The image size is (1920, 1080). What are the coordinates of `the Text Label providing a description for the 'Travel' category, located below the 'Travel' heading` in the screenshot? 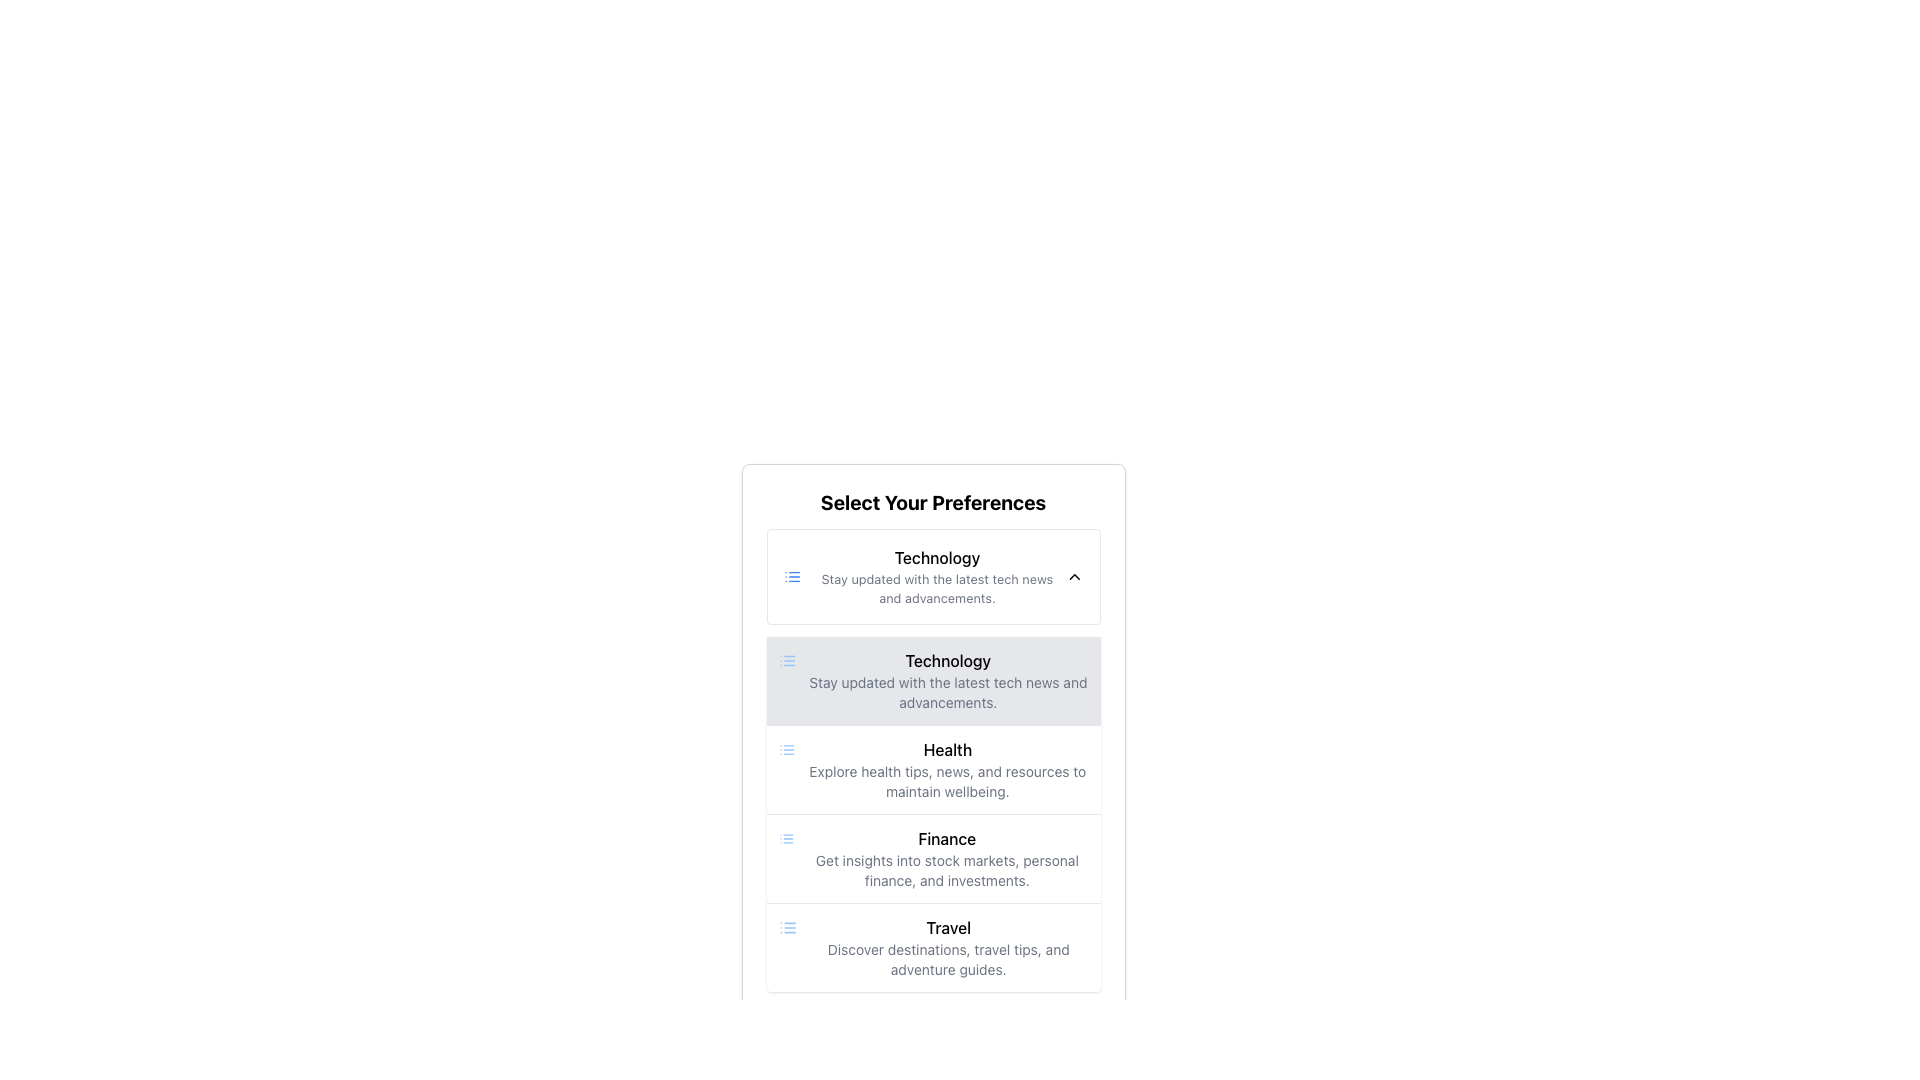 It's located at (947, 959).